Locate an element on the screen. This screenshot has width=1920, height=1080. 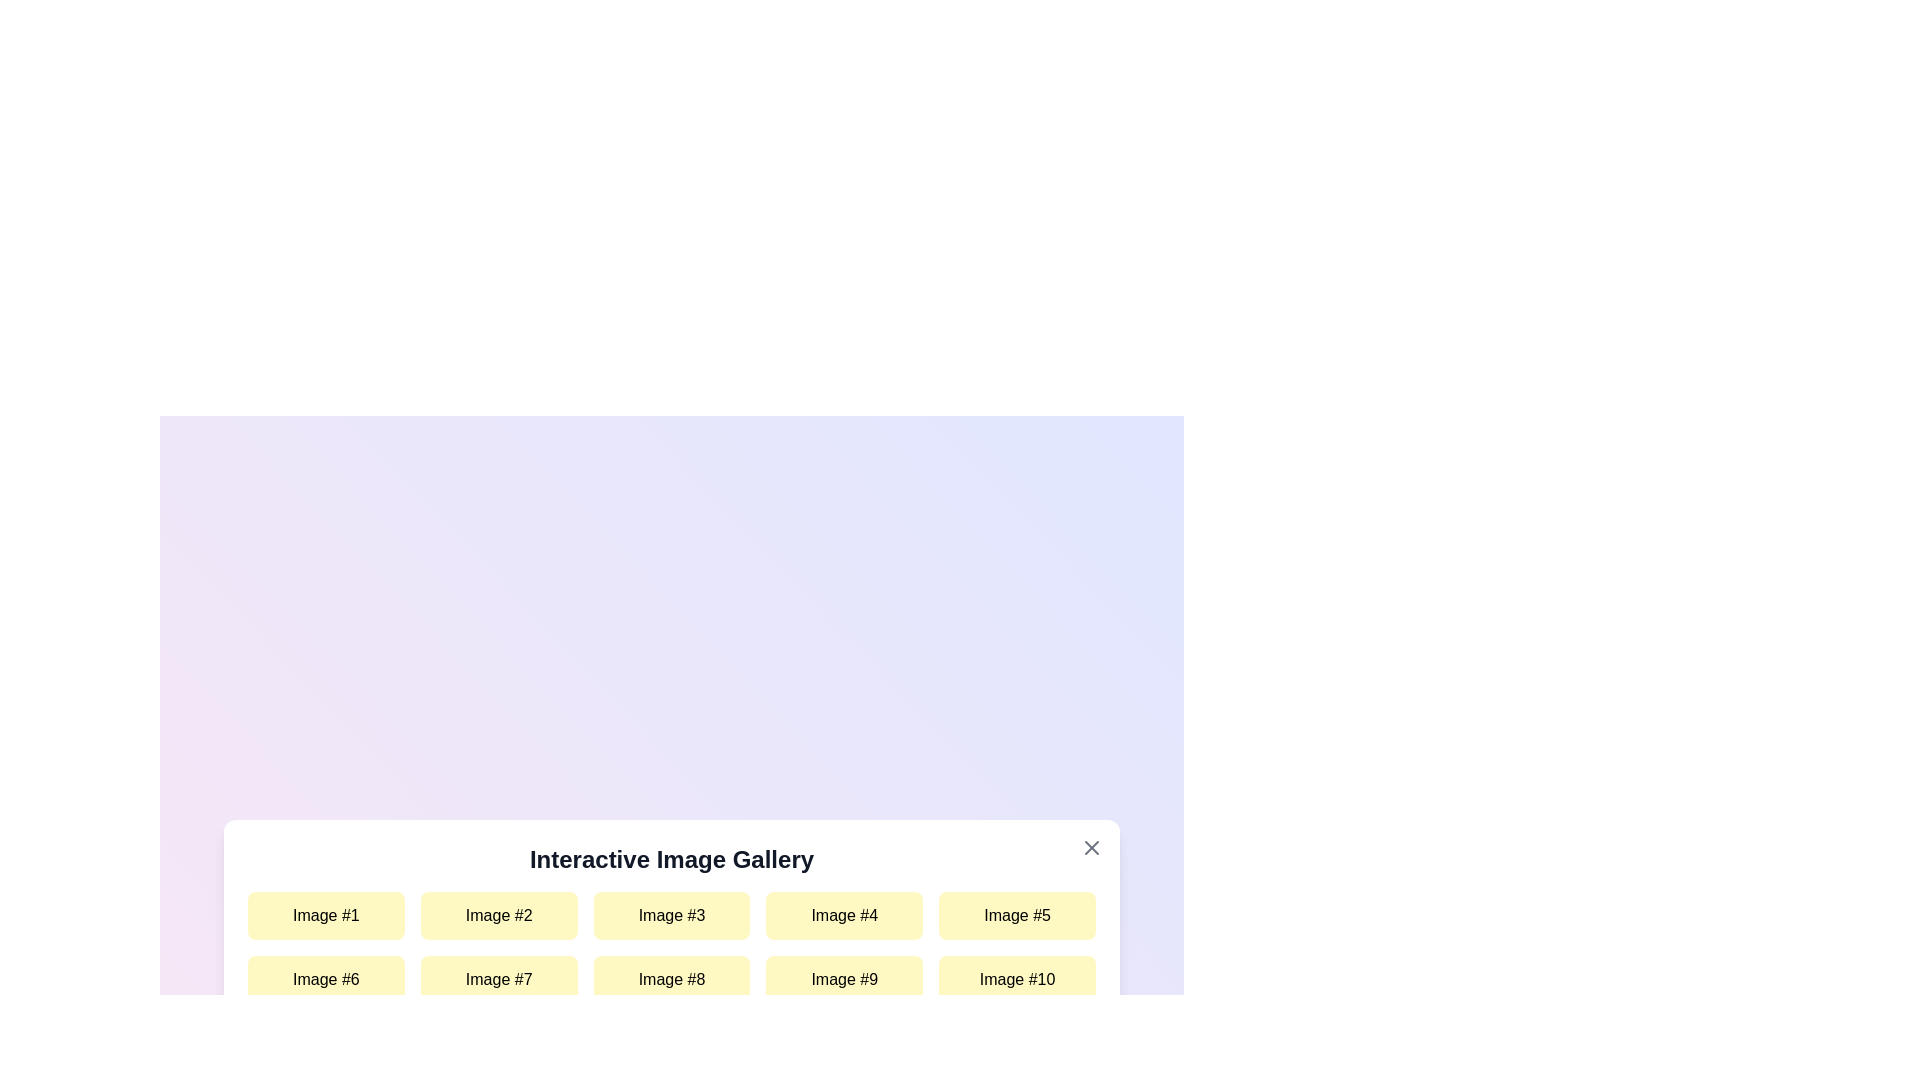
close button in the top-right corner of the dialog is located at coordinates (1090, 848).